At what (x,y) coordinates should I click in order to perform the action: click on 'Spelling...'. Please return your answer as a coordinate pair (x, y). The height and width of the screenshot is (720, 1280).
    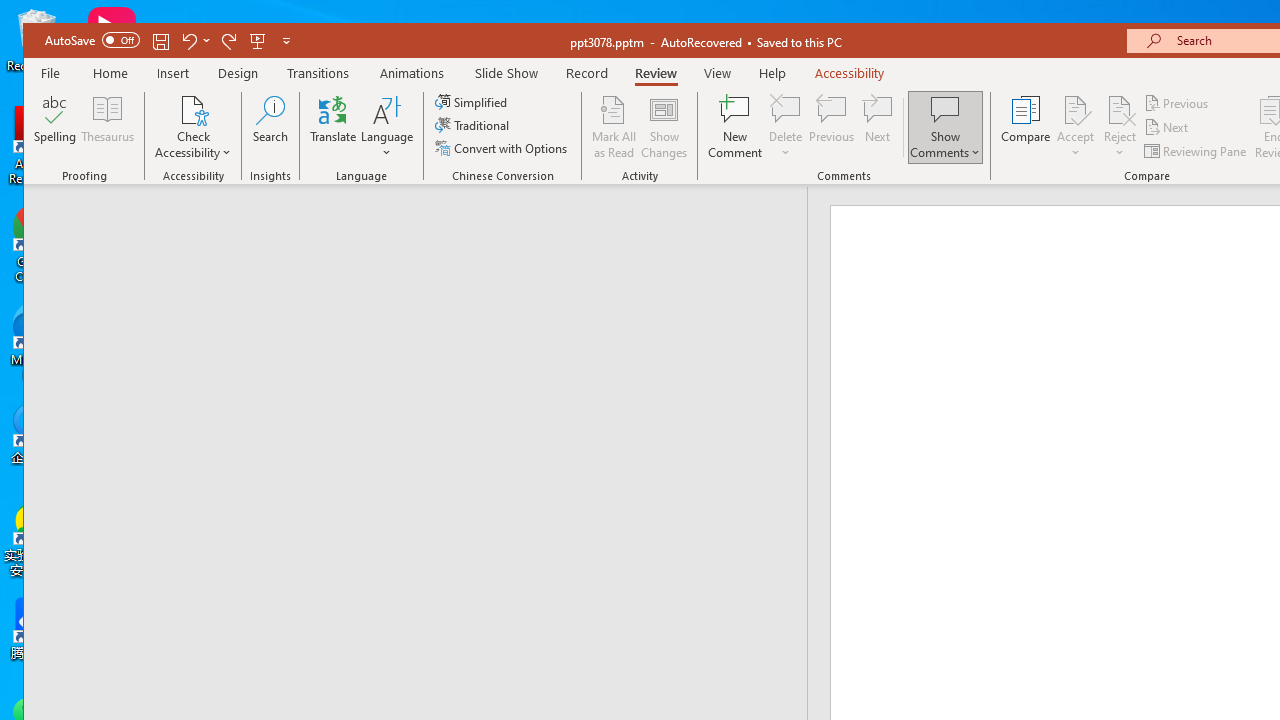
    Looking at the image, I should click on (55, 127).